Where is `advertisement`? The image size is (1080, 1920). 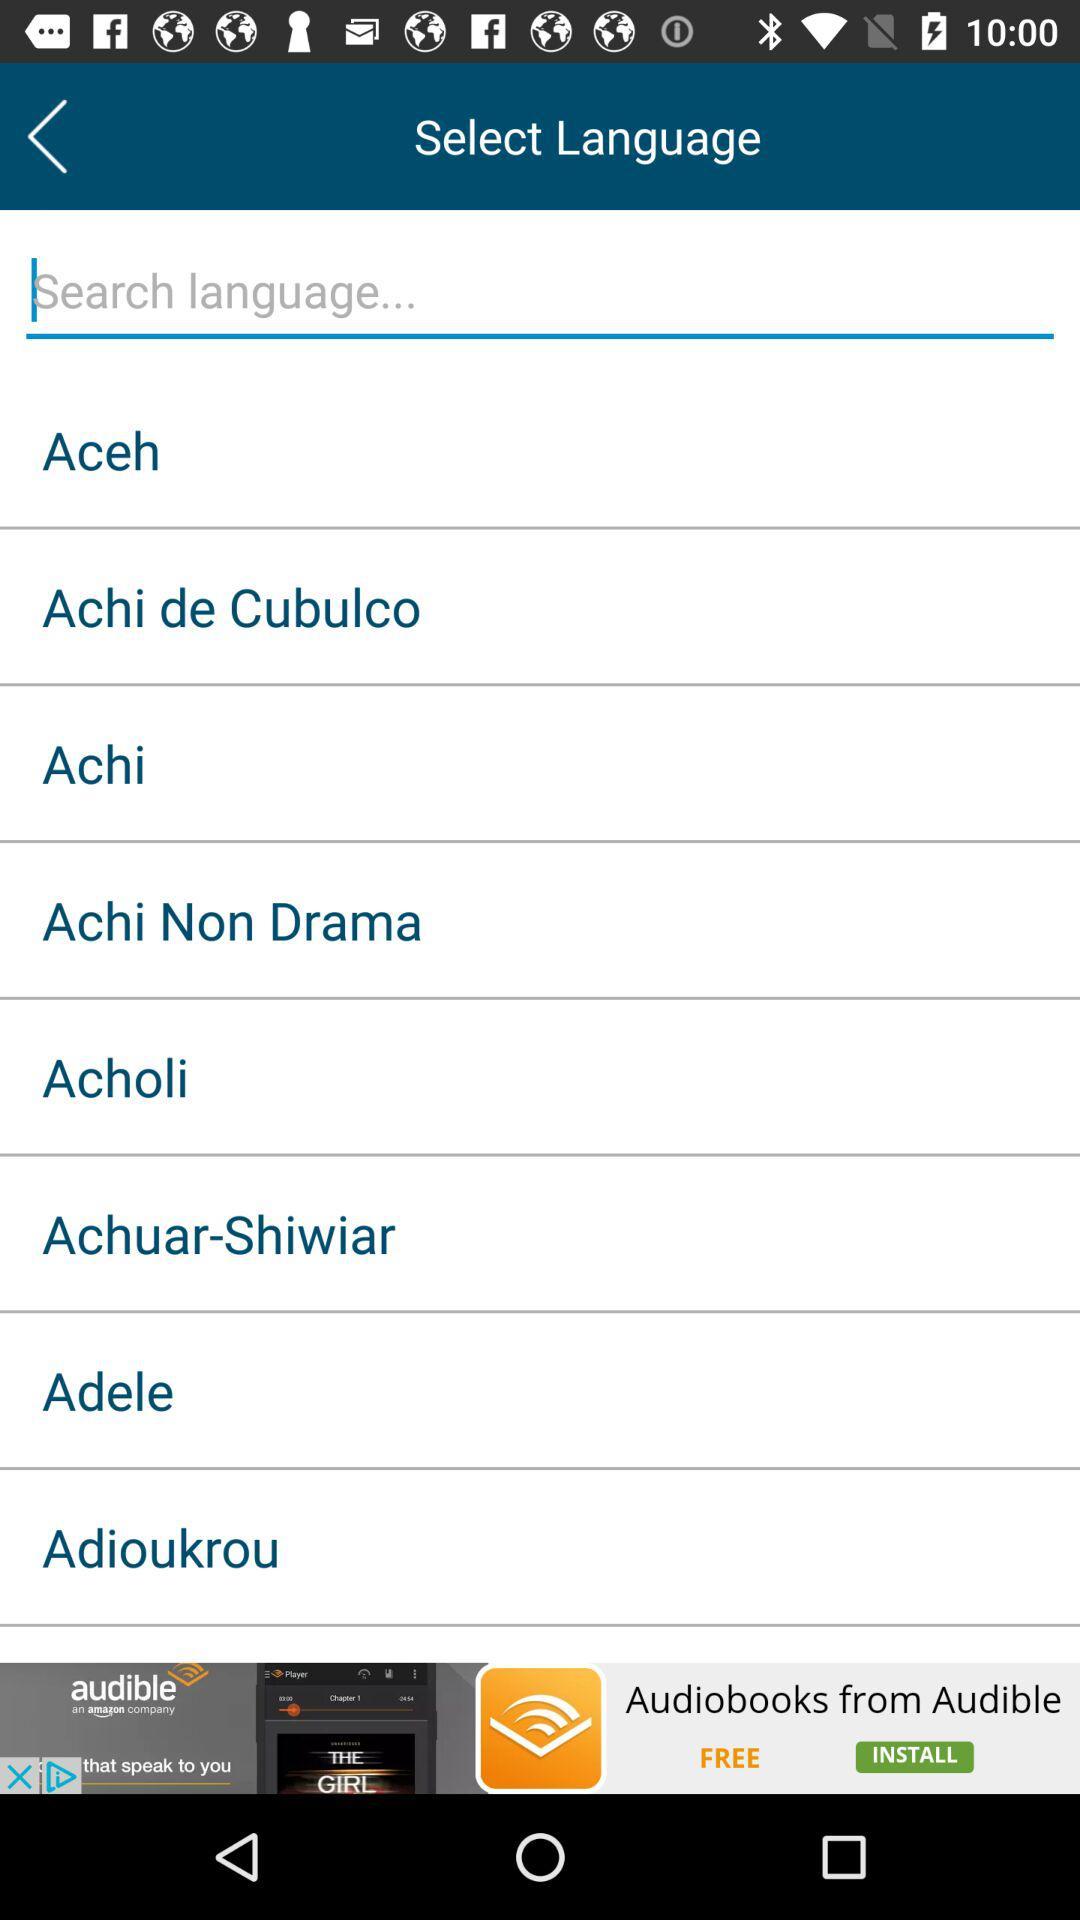
advertisement is located at coordinates (540, 1727).